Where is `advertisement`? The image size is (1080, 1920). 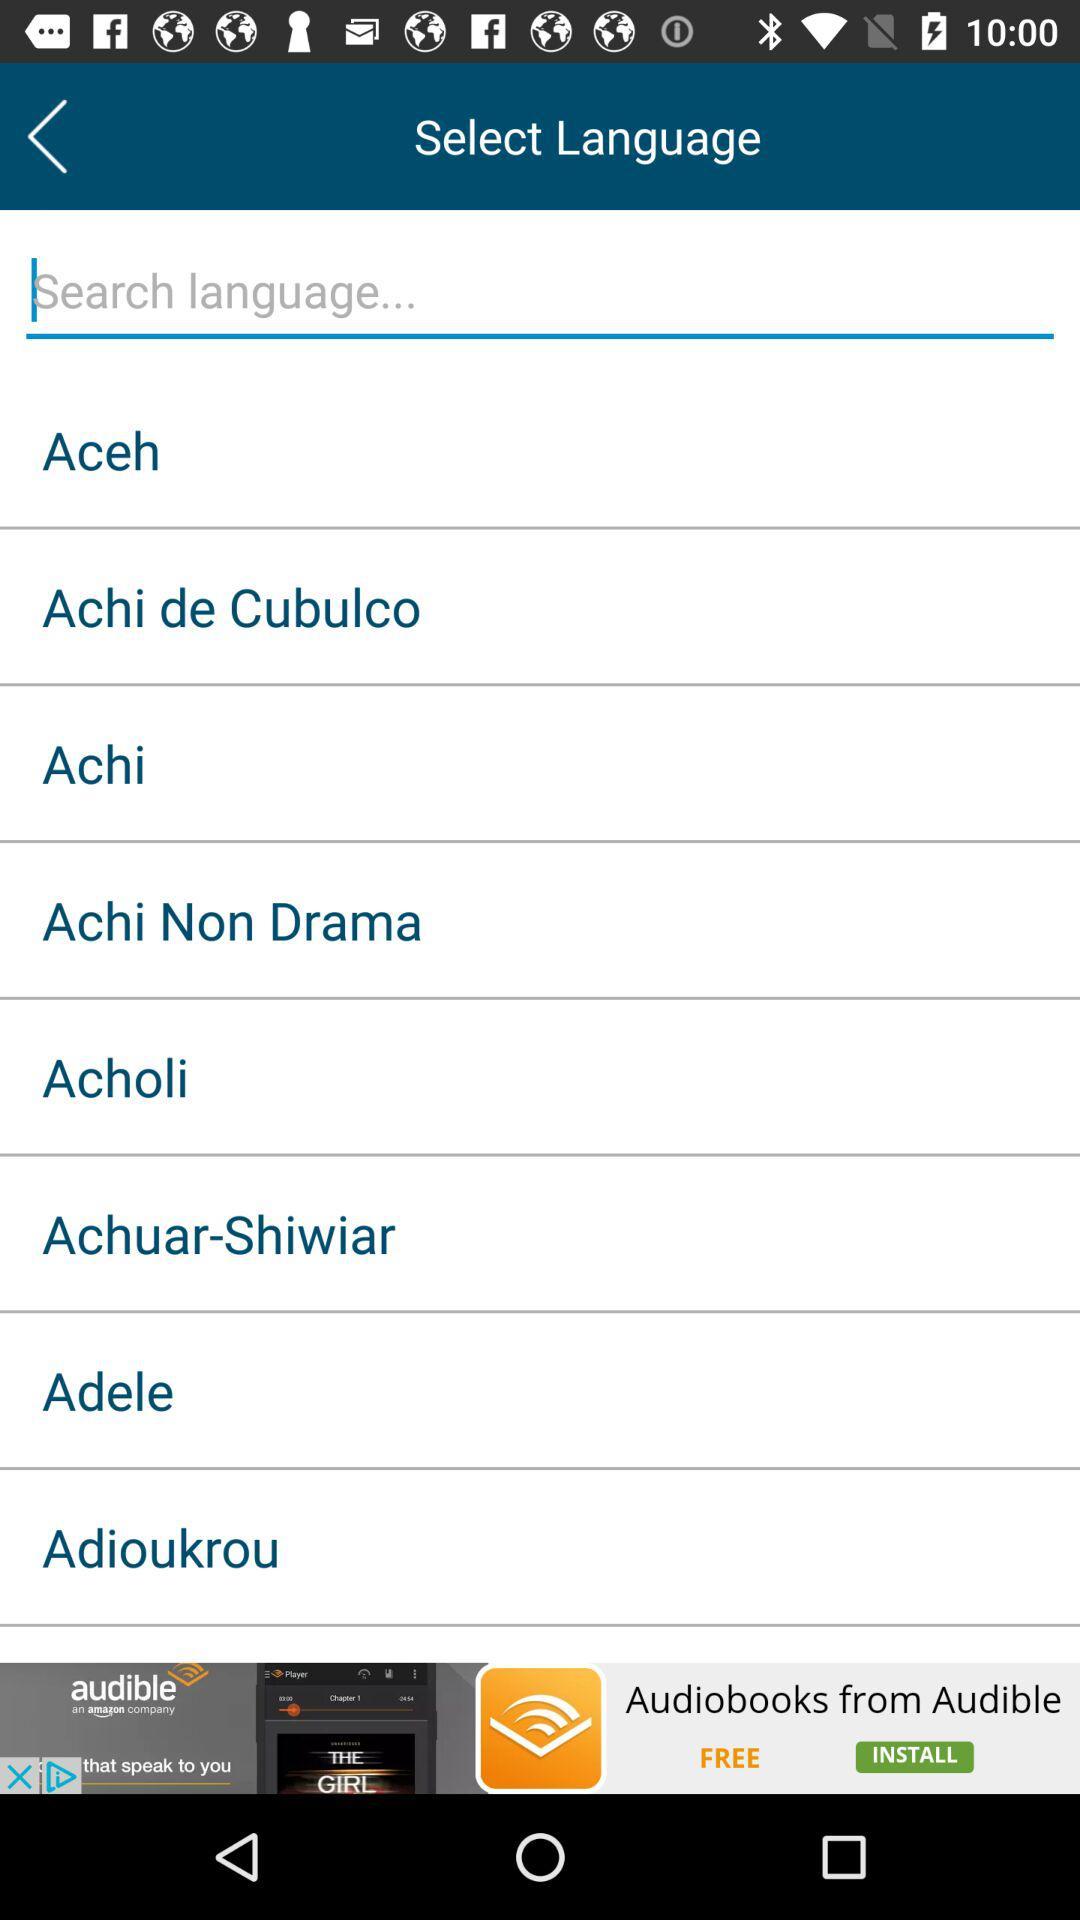
advertisement is located at coordinates (540, 1727).